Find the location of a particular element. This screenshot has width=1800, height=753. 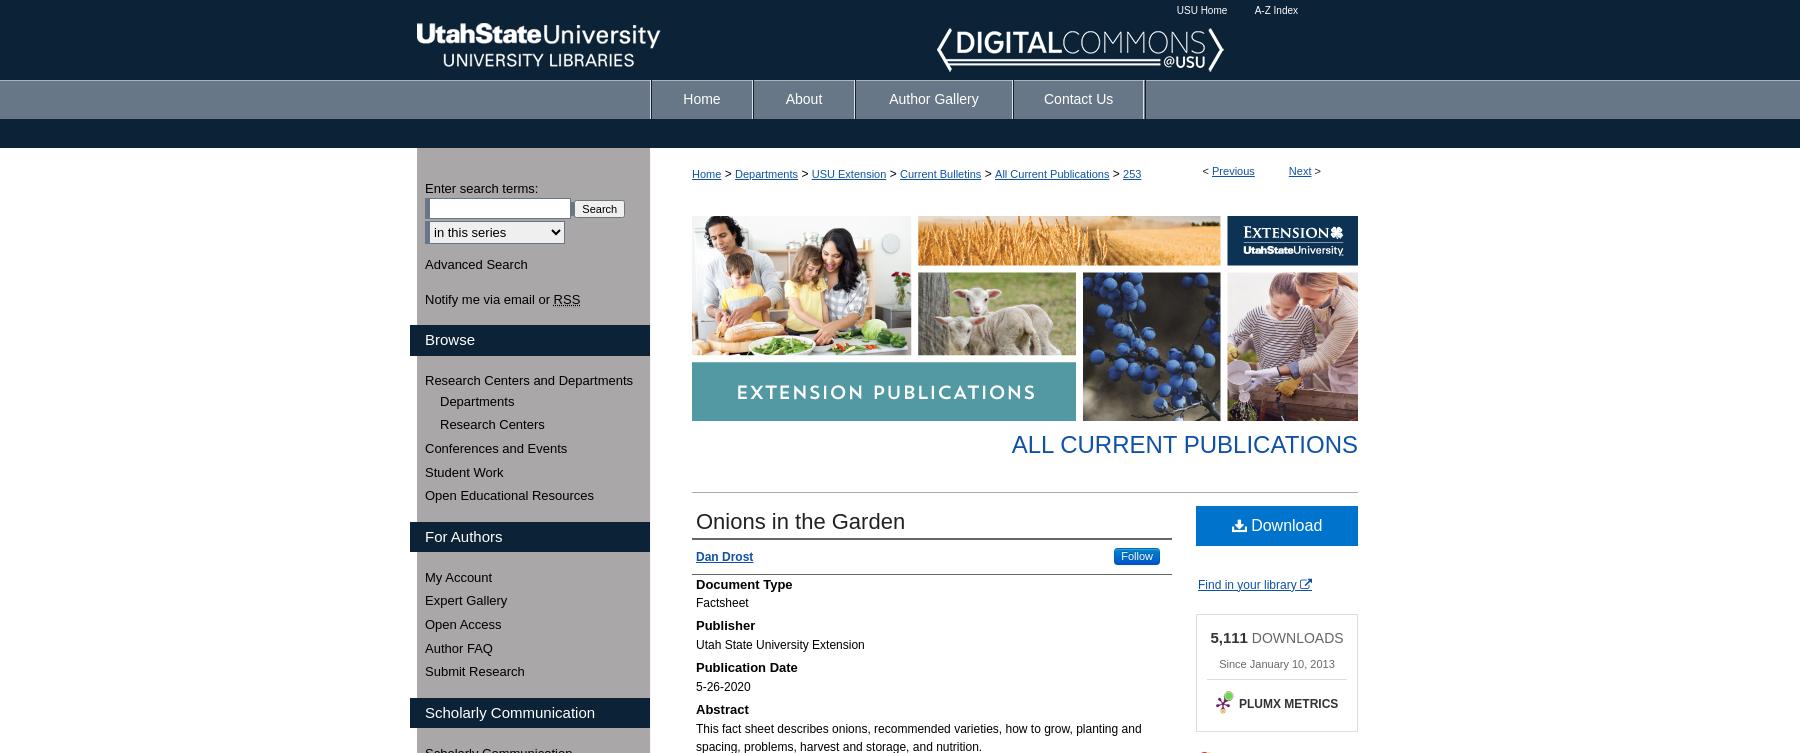

'<' is located at coordinates (1206, 170).